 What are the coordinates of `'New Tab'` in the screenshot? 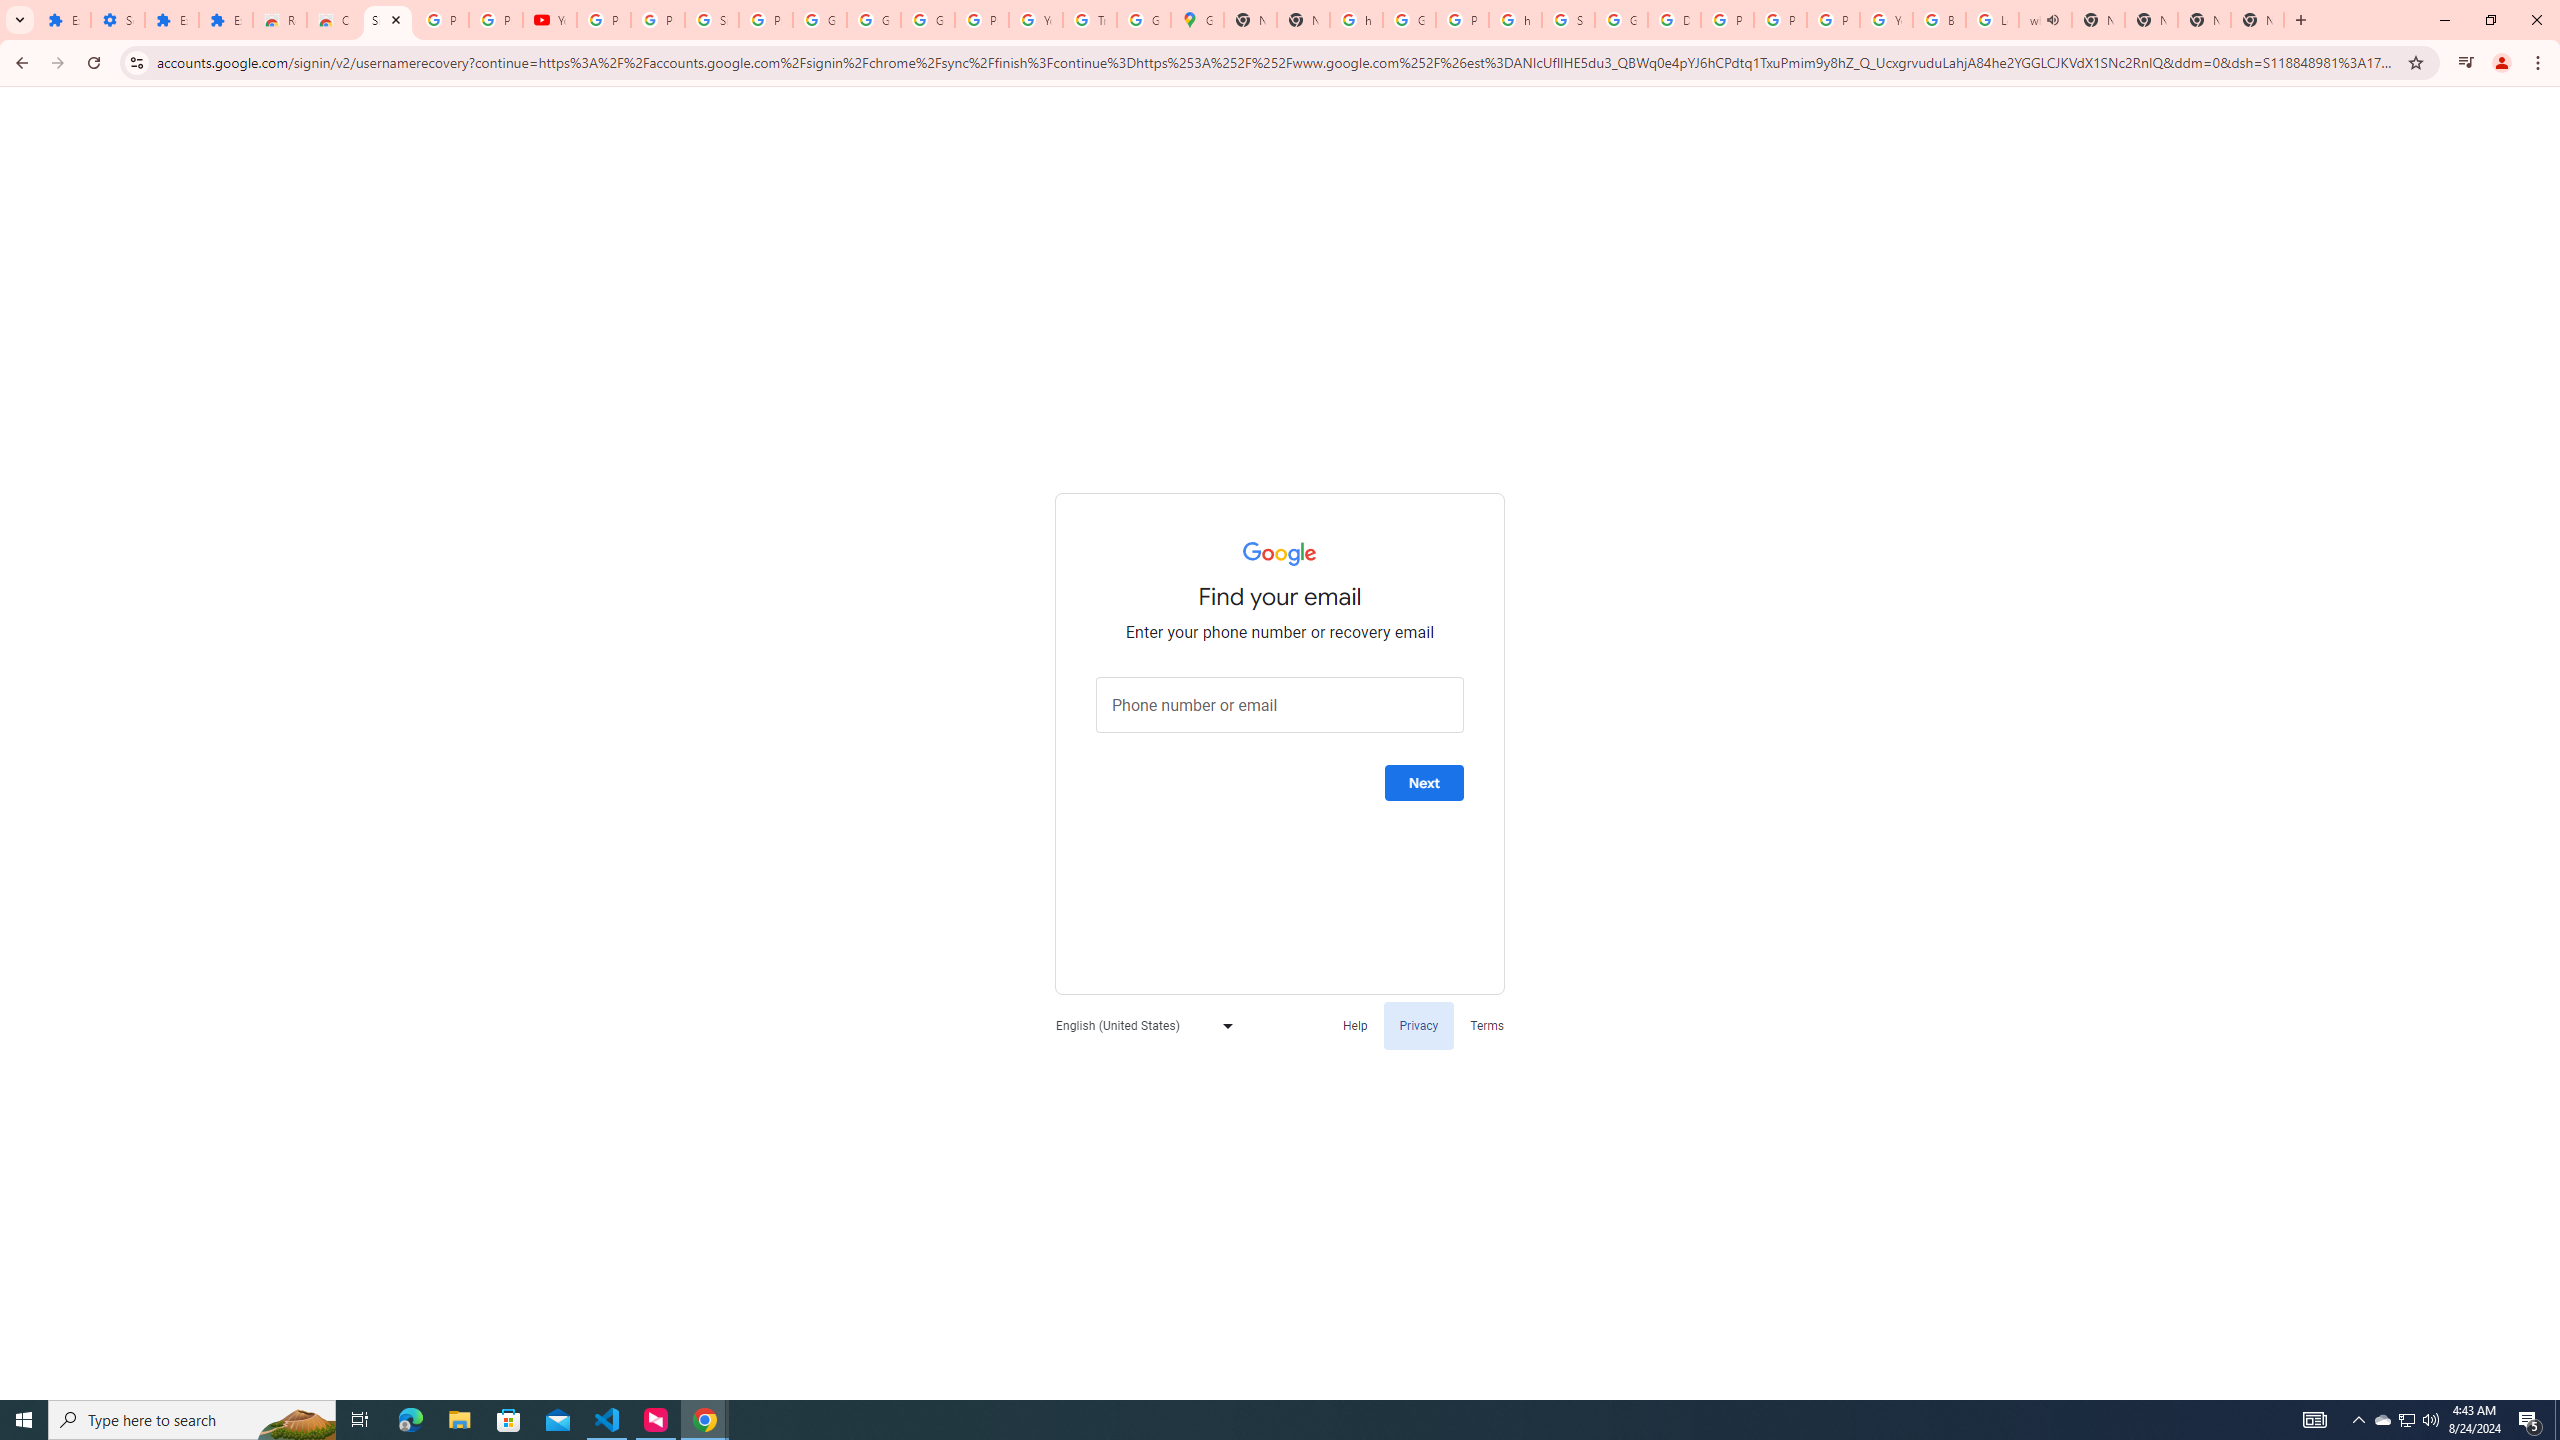 It's located at (2257, 19).